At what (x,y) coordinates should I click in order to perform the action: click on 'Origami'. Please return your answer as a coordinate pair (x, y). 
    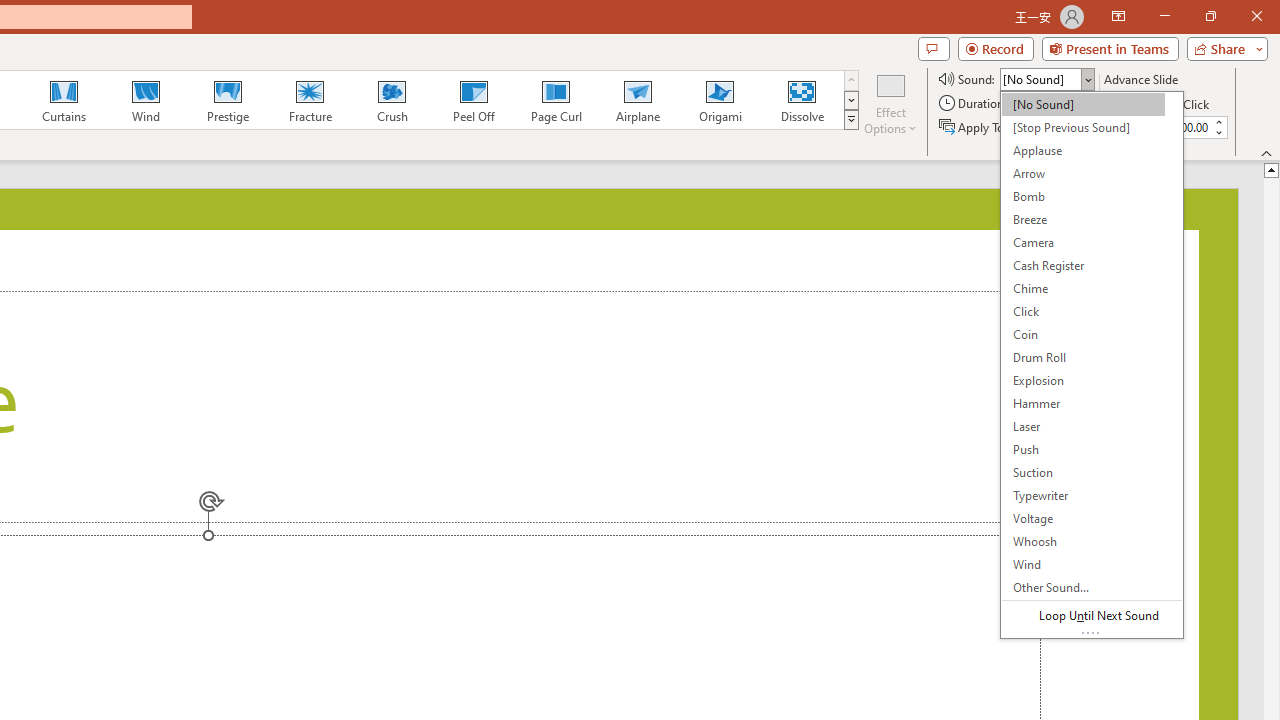
    Looking at the image, I should click on (720, 100).